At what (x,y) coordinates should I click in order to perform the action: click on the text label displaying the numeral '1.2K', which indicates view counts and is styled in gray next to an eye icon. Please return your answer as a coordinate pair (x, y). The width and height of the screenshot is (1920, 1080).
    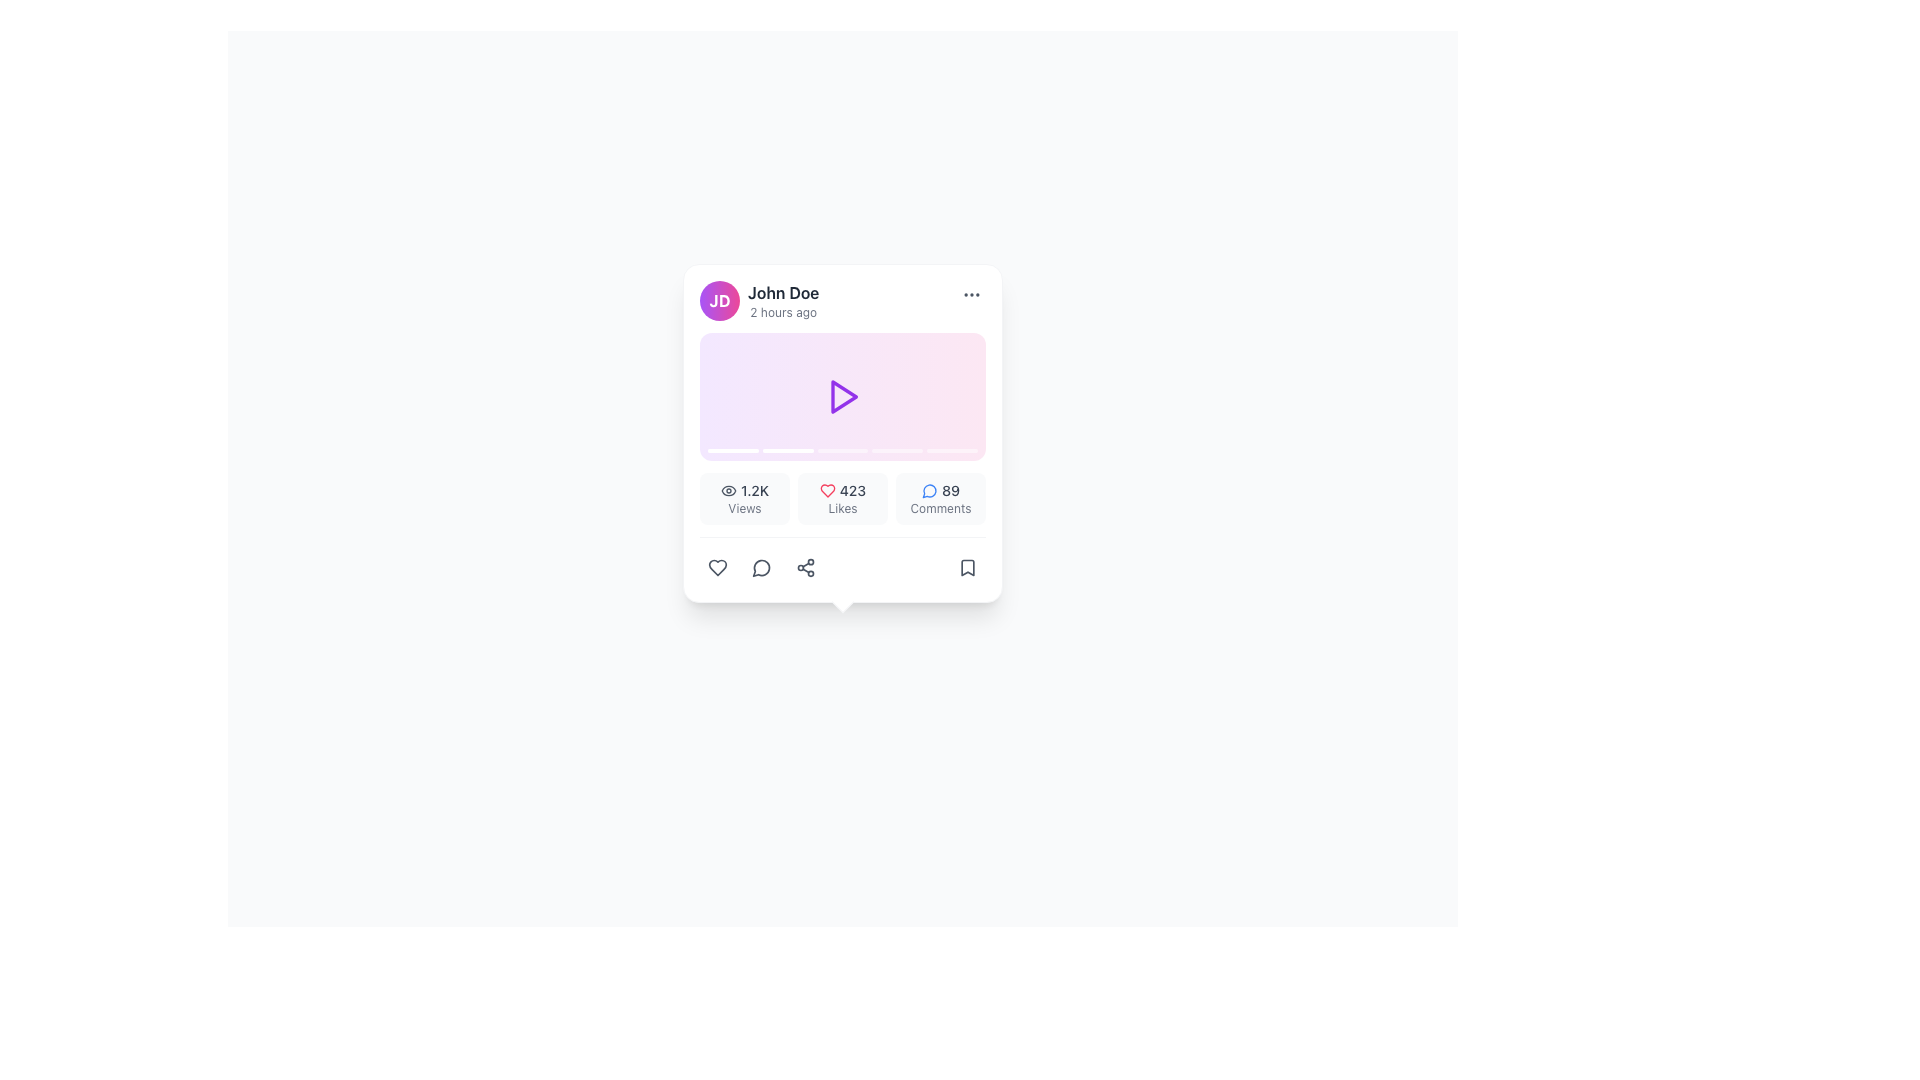
    Looking at the image, I should click on (753, 490).